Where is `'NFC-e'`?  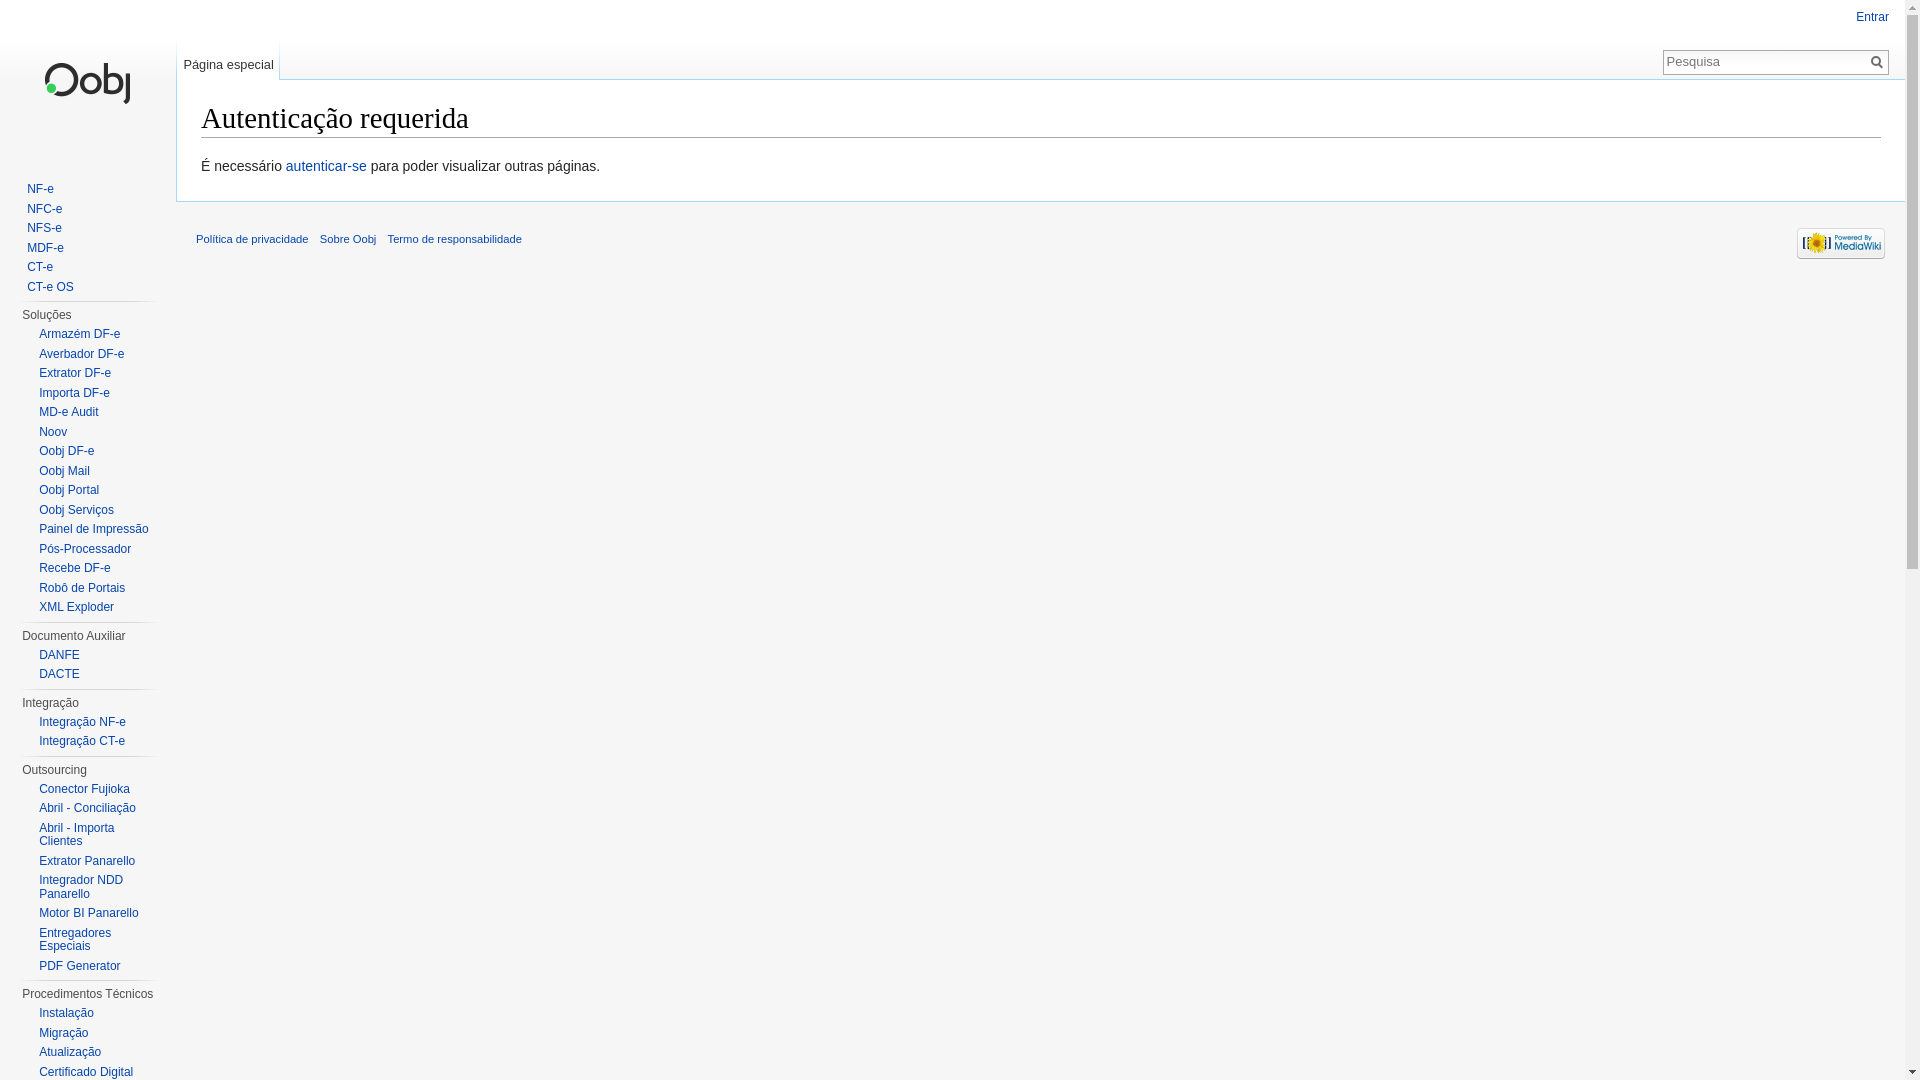
'NFC-e' is located at coordinates (44, 208).